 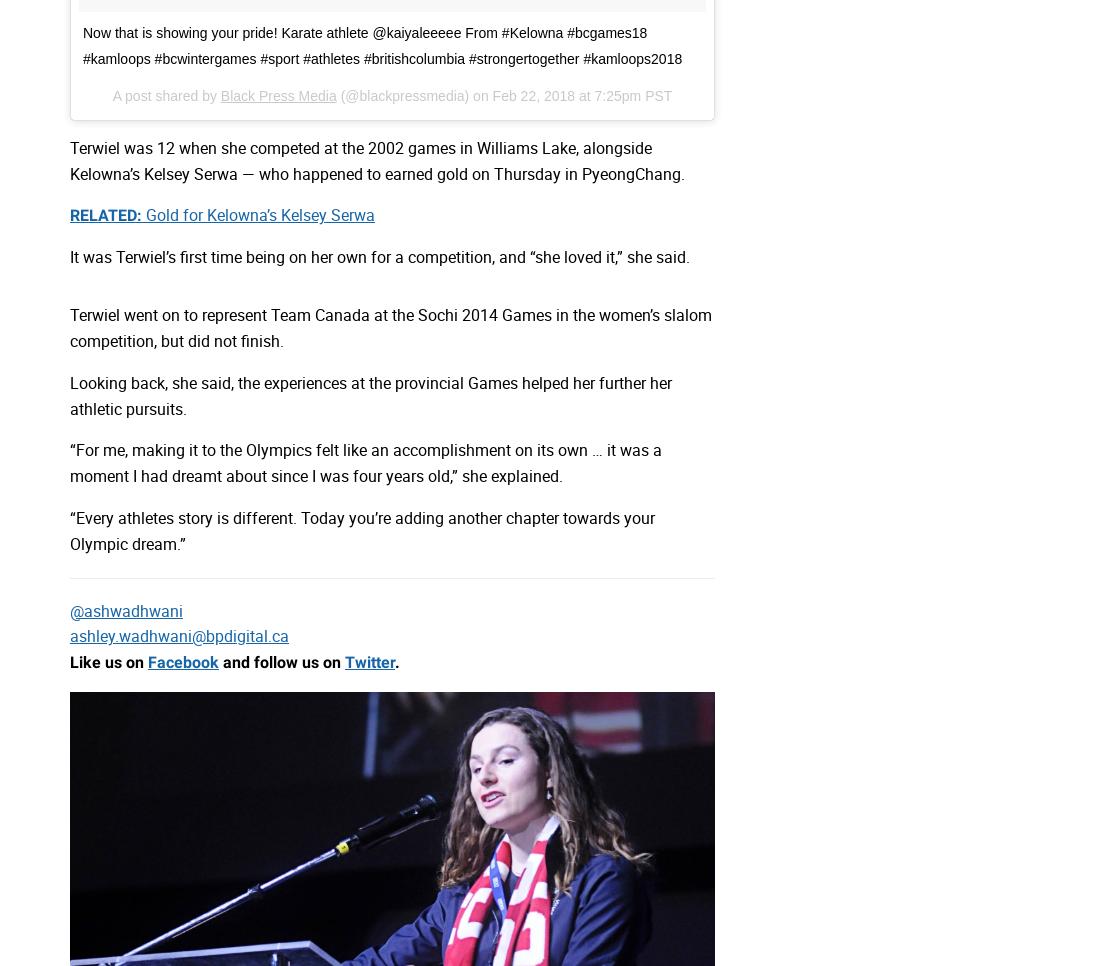 I want to click on 'Twitter', so click(x=370, y=662).